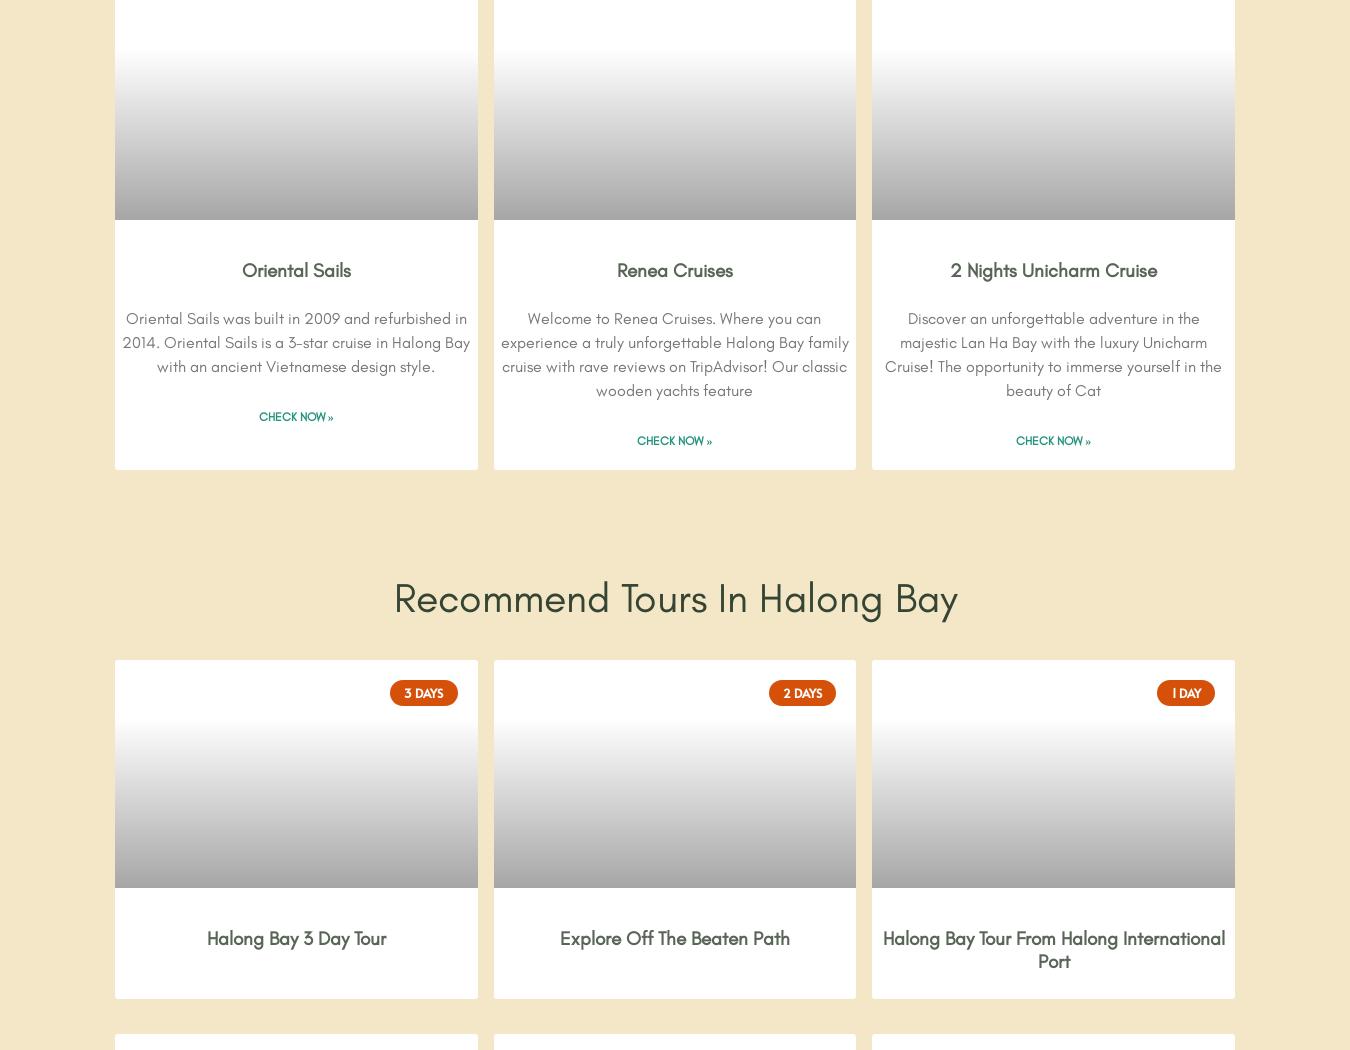  I want to click on '1 Day', so click(1184, 693).